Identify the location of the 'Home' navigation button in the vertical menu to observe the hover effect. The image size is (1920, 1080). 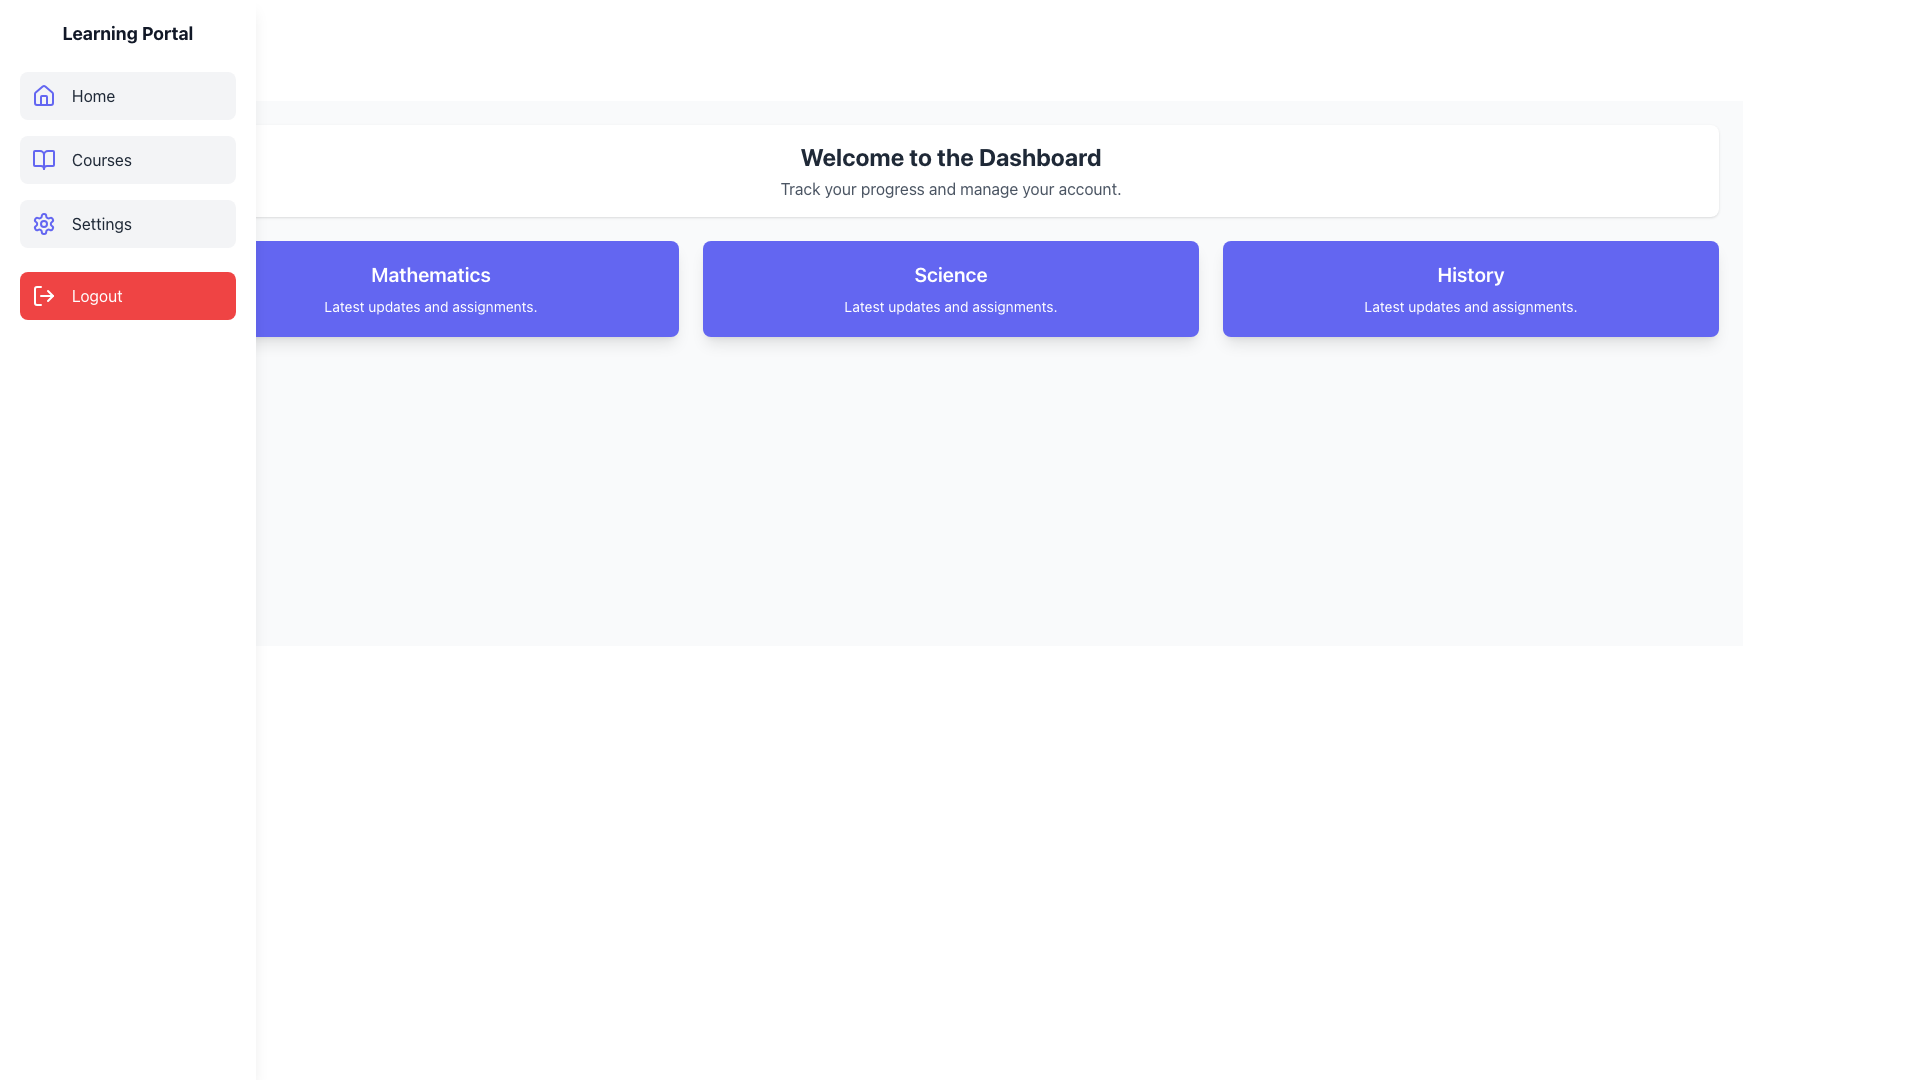
(127, 96).